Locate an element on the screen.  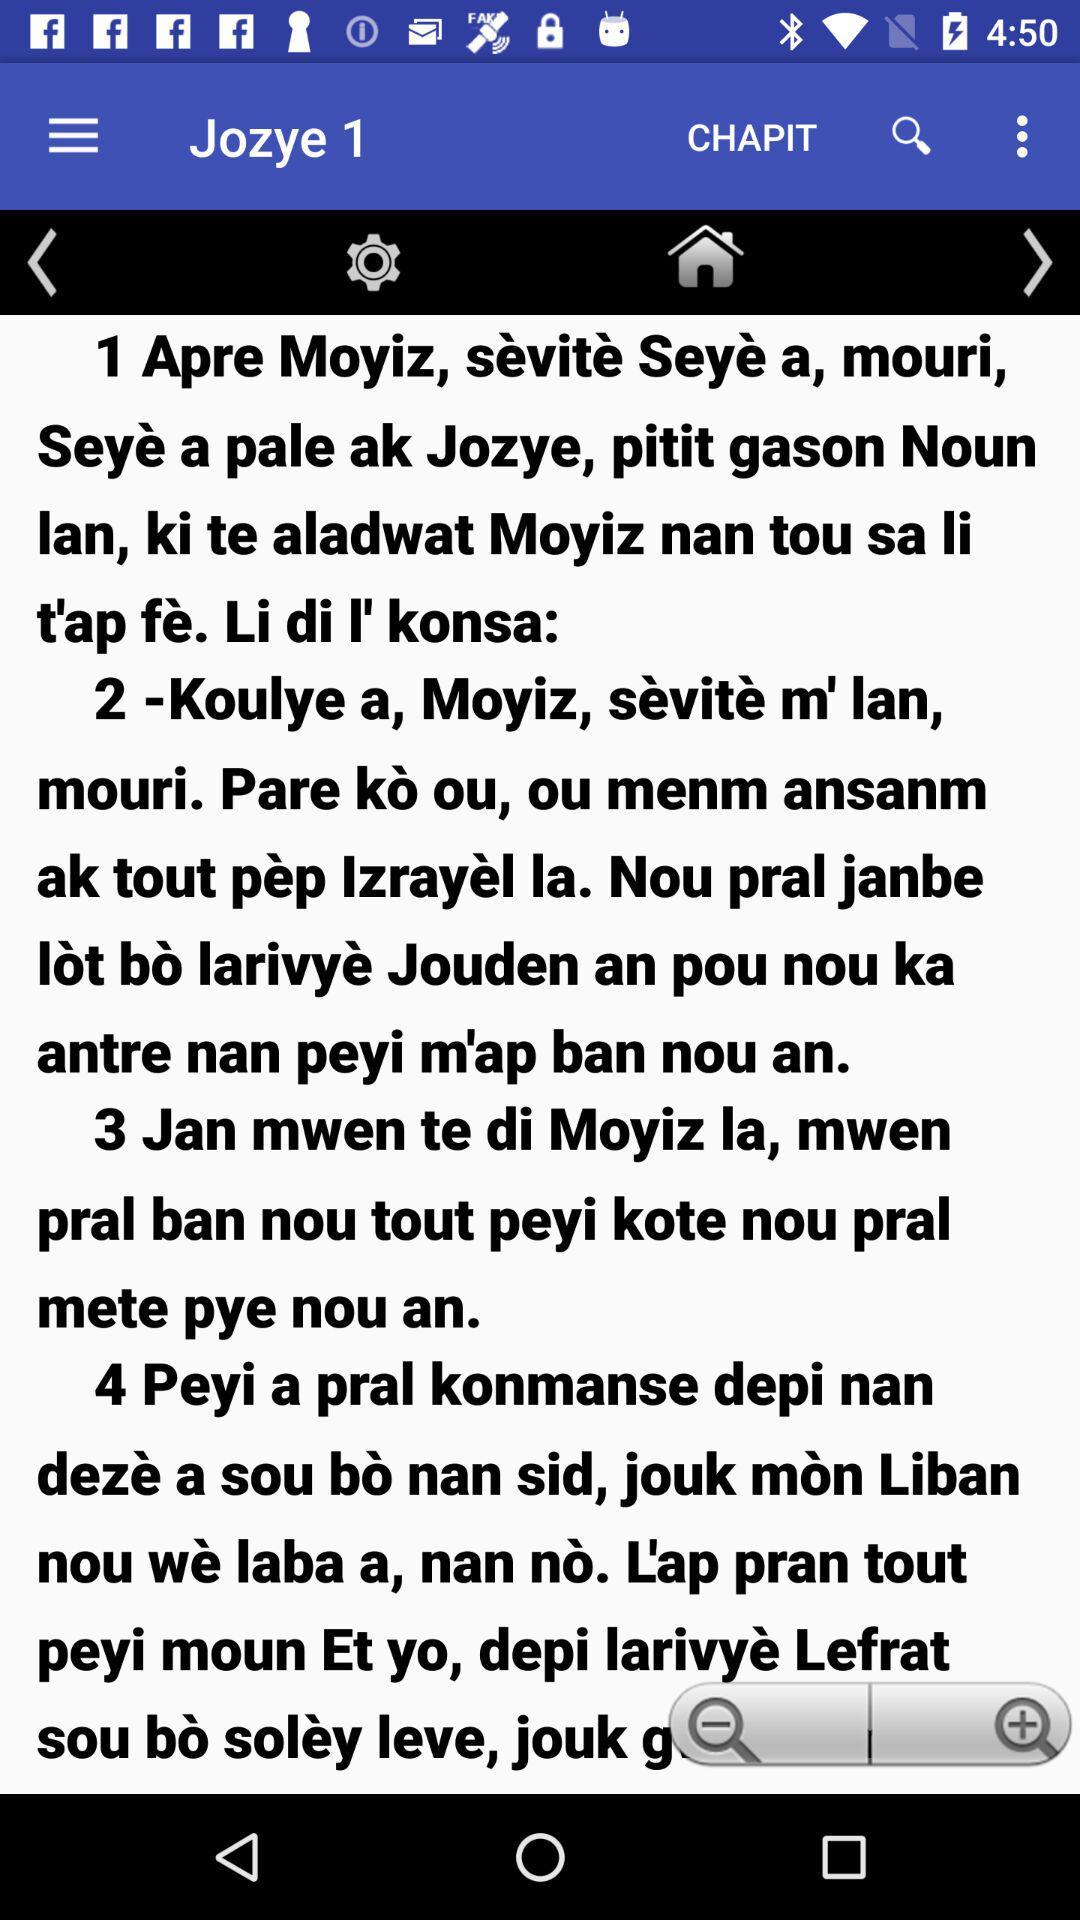
item below jozye 1 is located at coordinates (373, 261).